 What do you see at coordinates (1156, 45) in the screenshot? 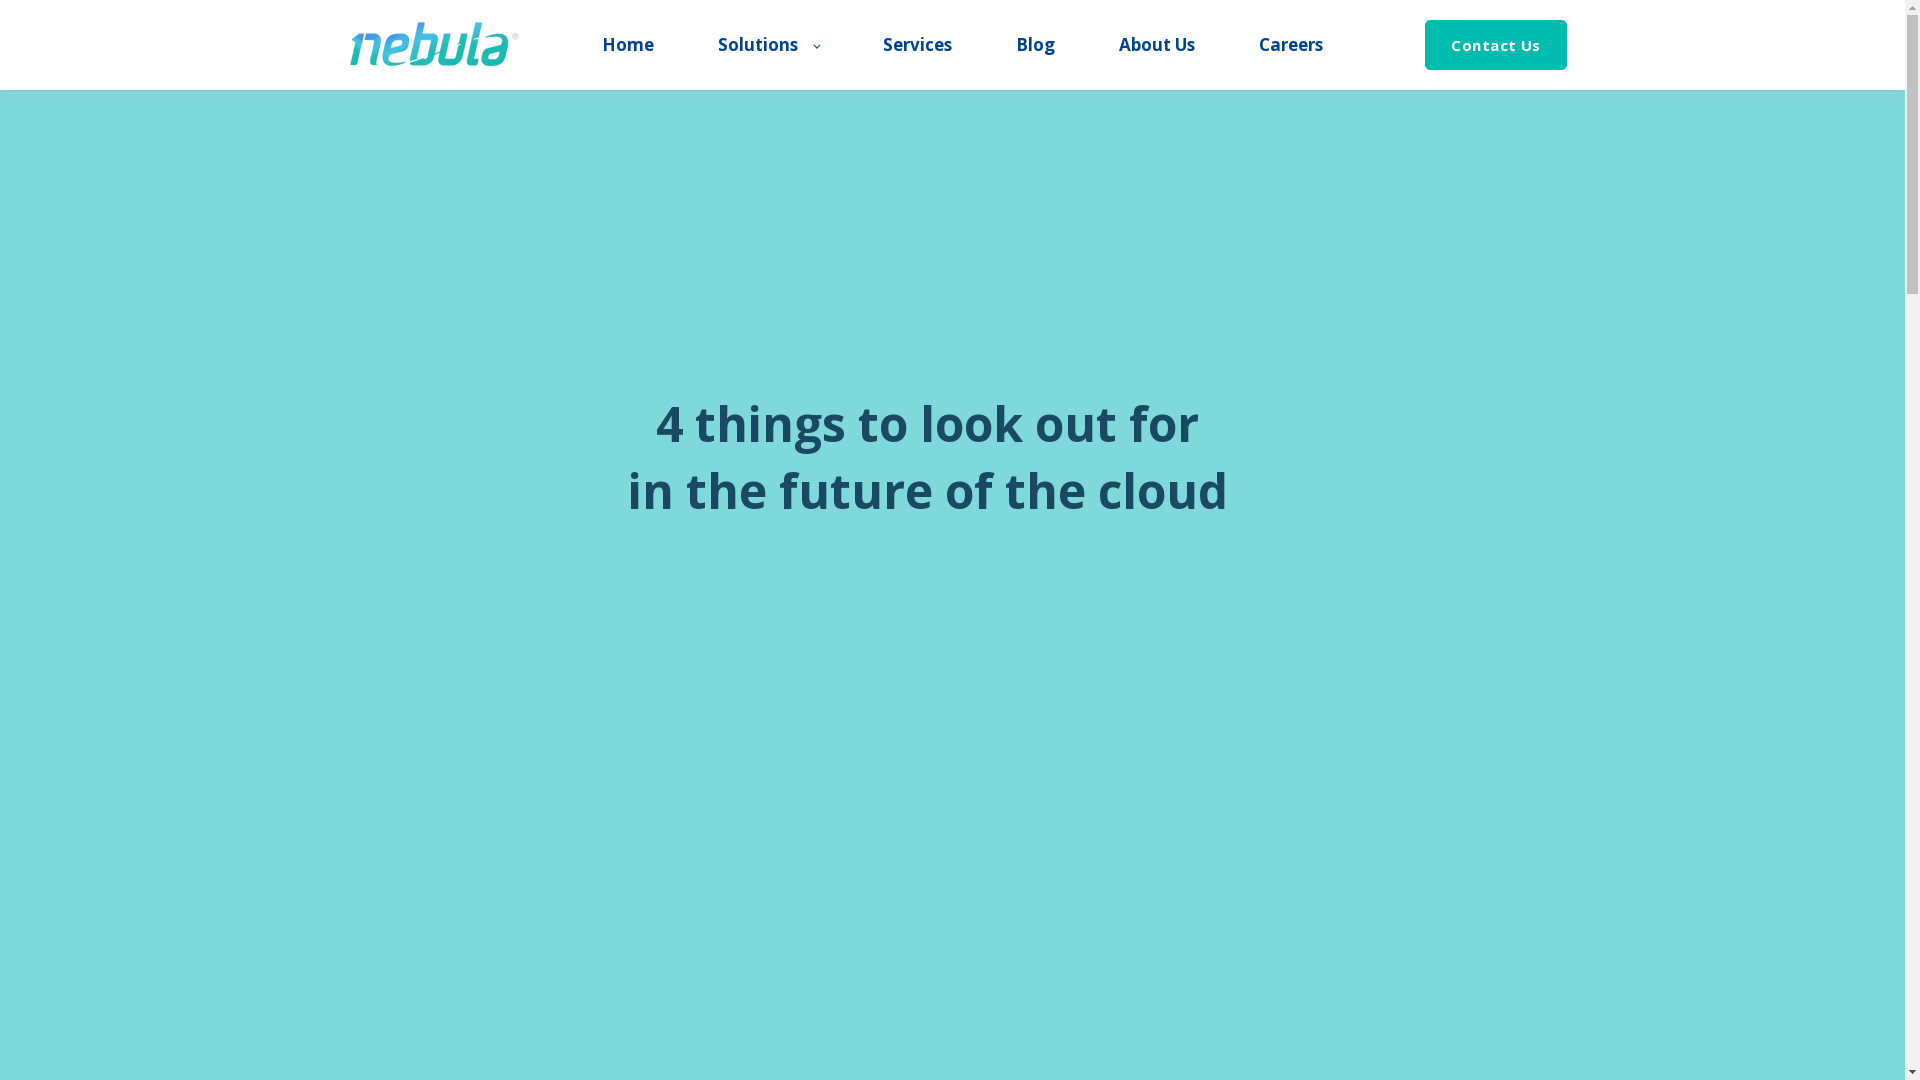
I see `'About Us'` at bounding box center [1156, 45].